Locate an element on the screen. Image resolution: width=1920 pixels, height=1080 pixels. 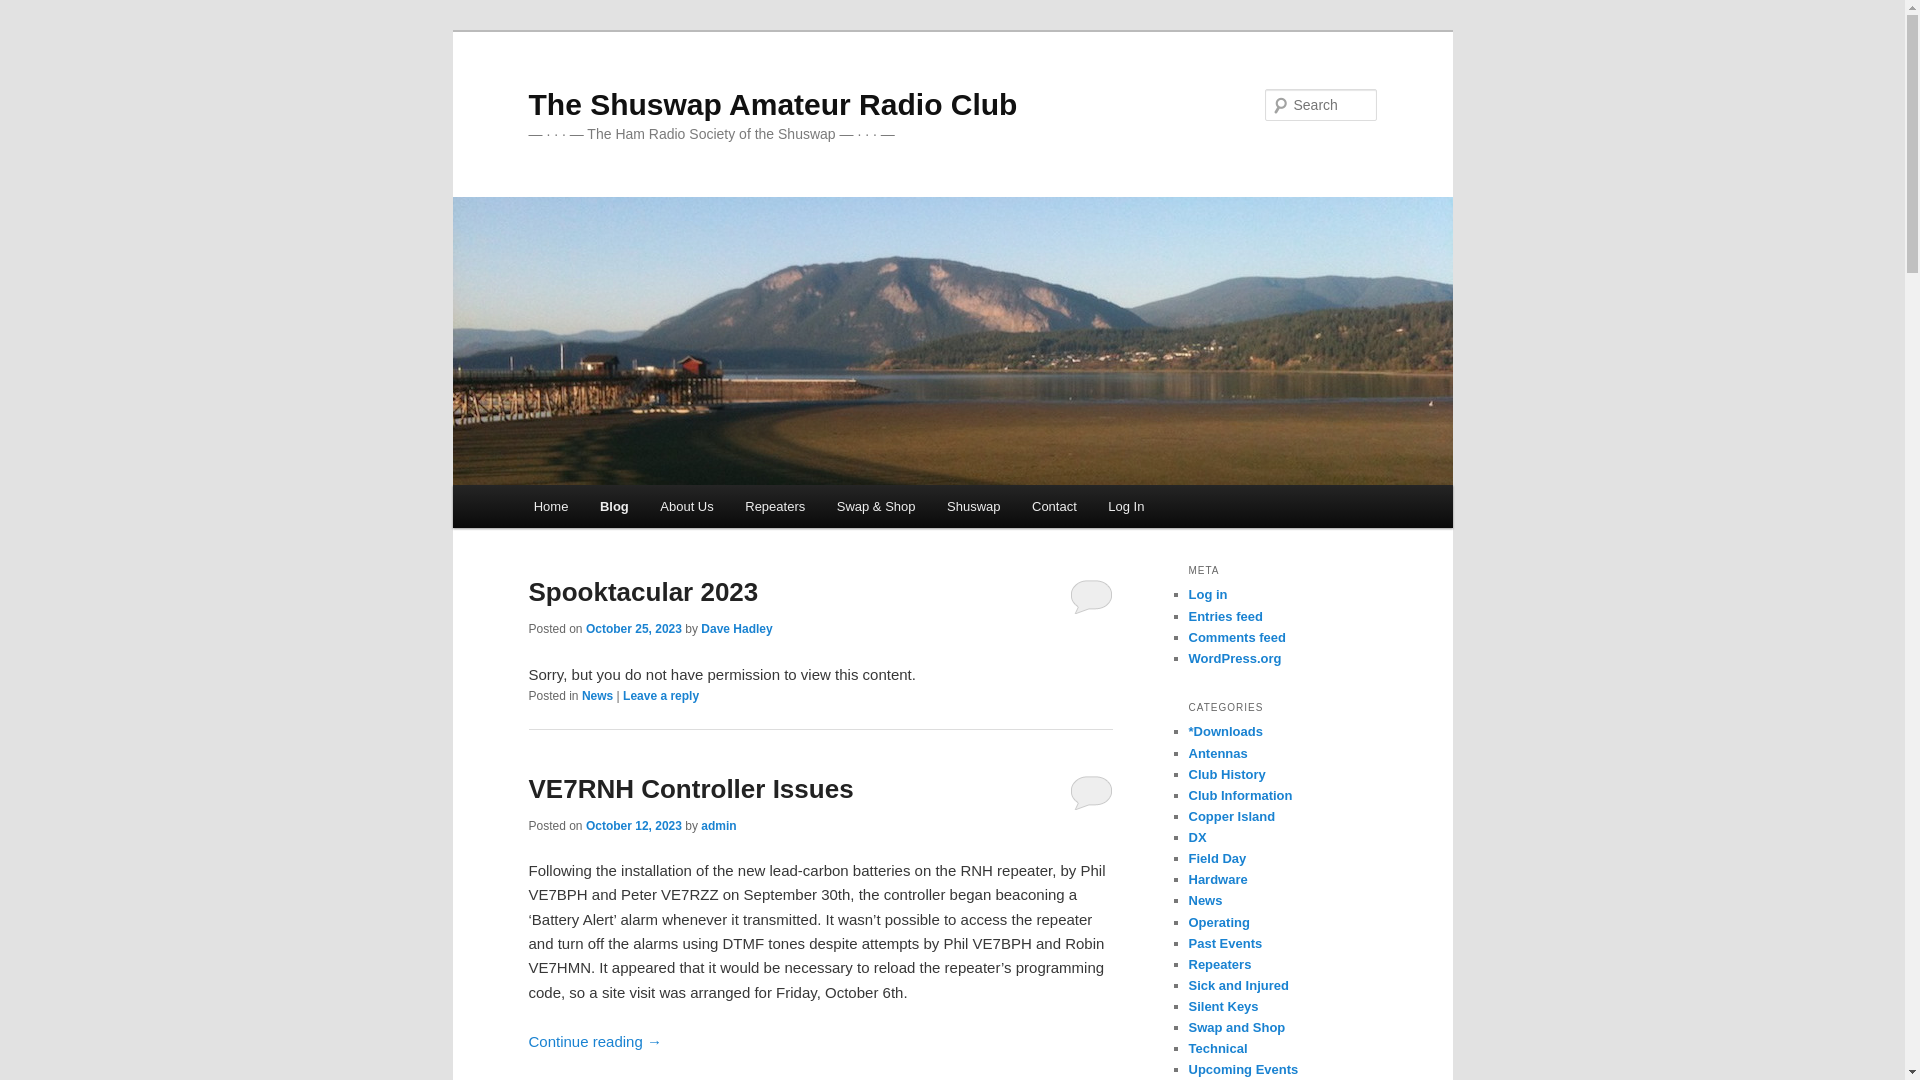
'WordPress.org' is located at coordinates (1233, 658).